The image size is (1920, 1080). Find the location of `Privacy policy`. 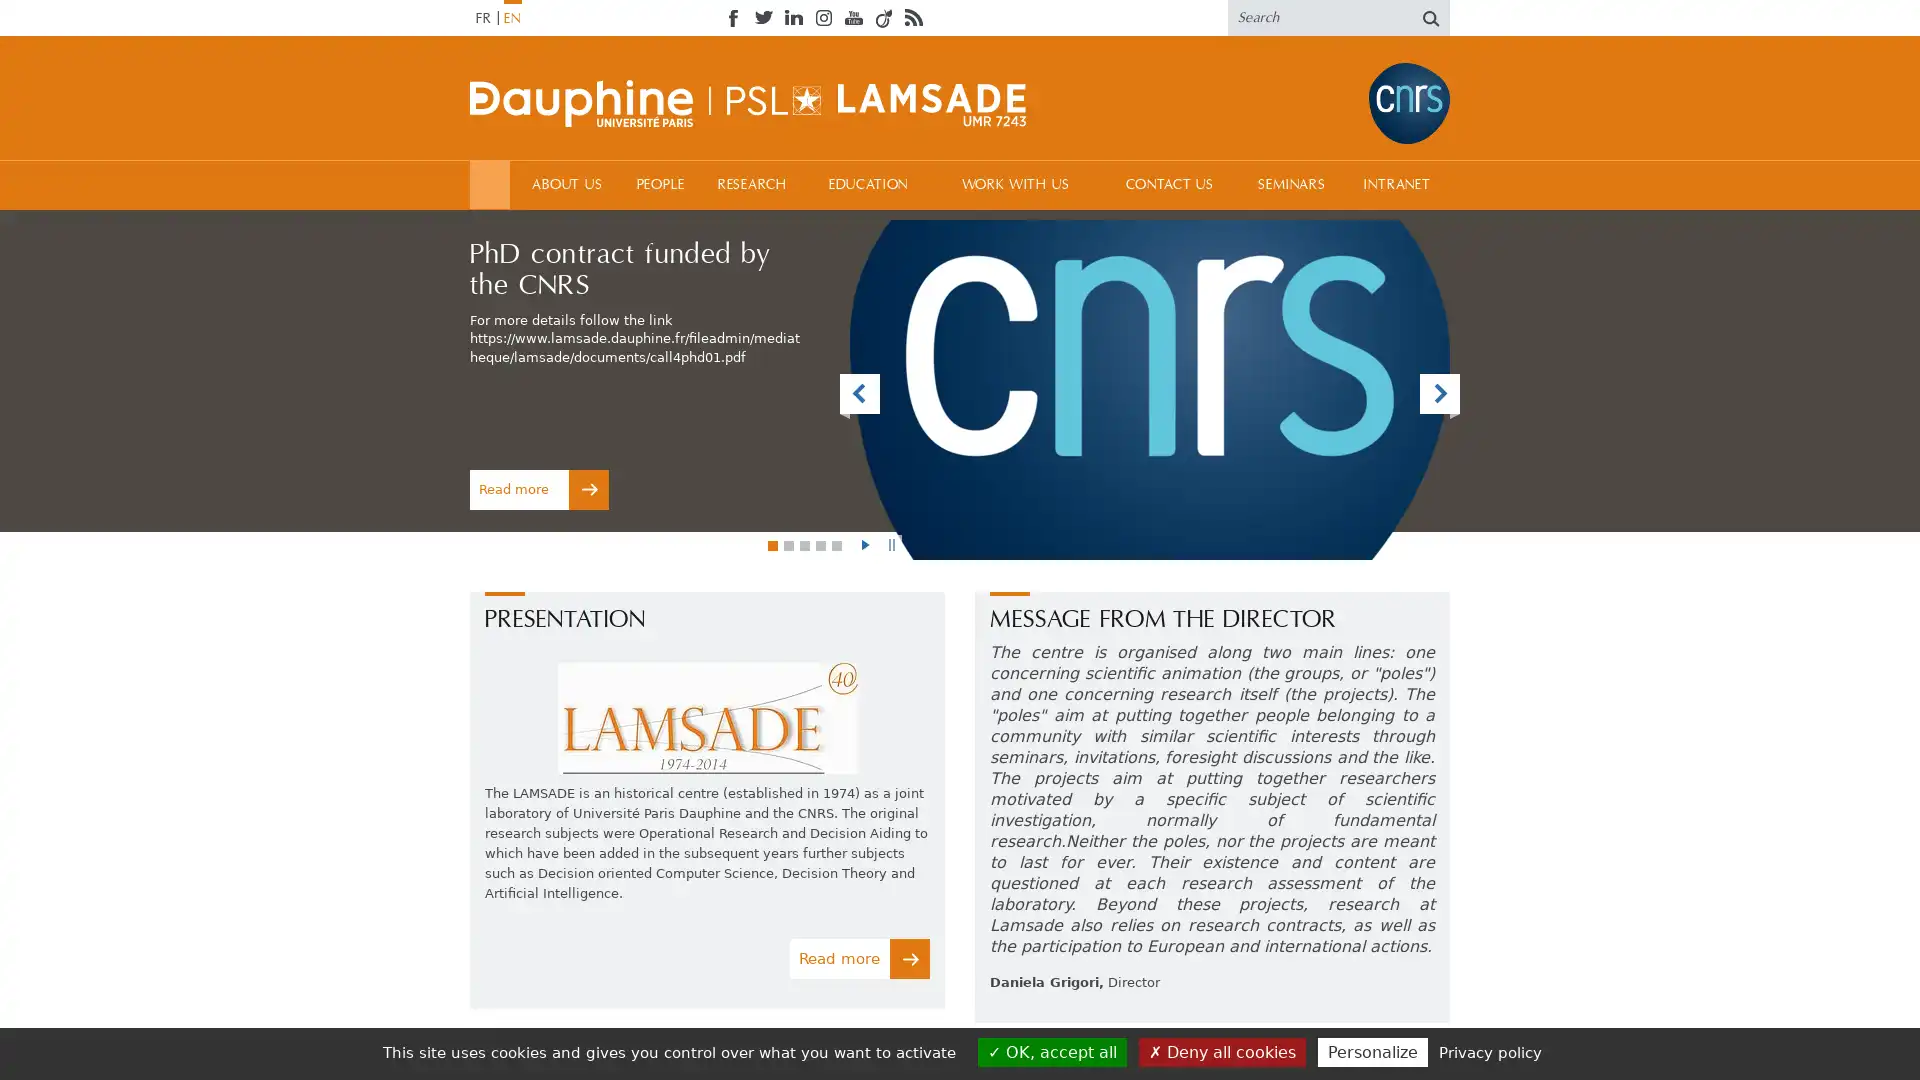

Privacy policy is located at coordinates (1489, 1051).